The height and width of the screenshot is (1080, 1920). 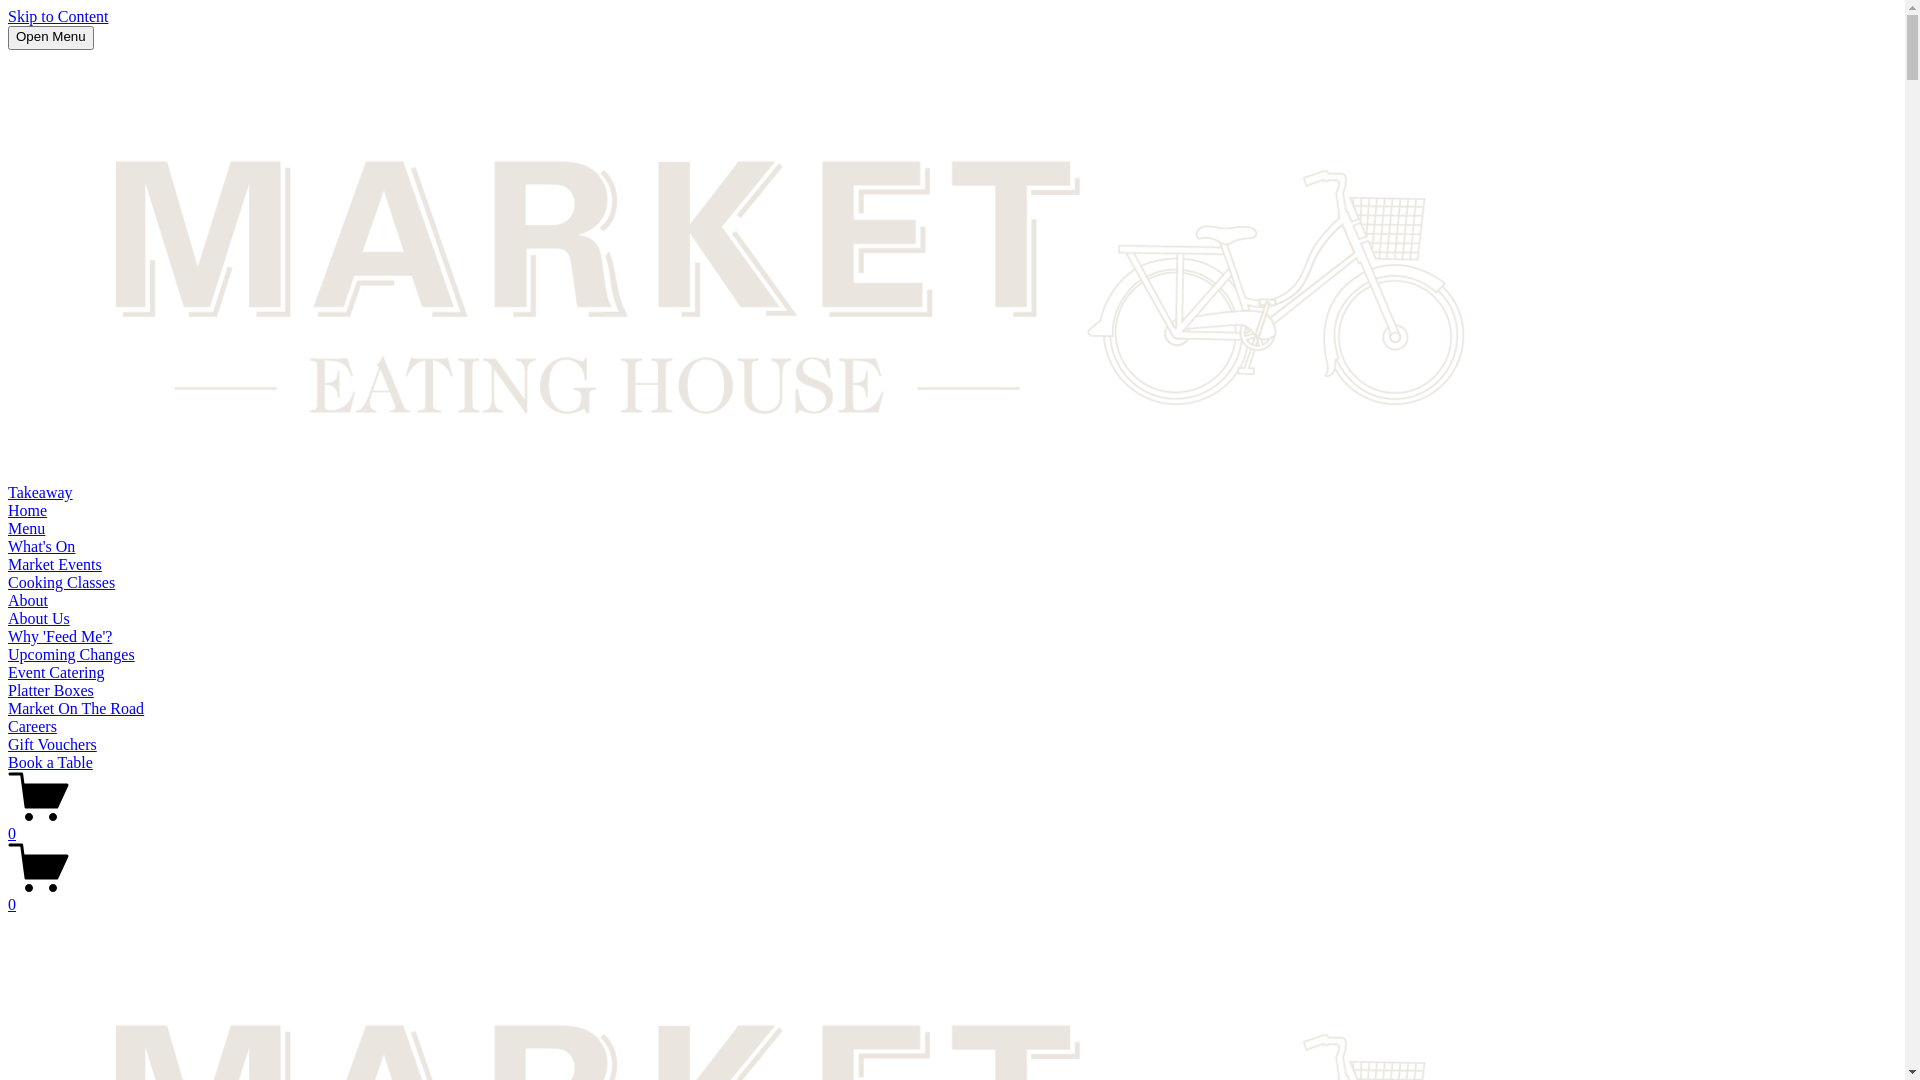 I want to click on 'Open Menu', so click(x=51, y=38).